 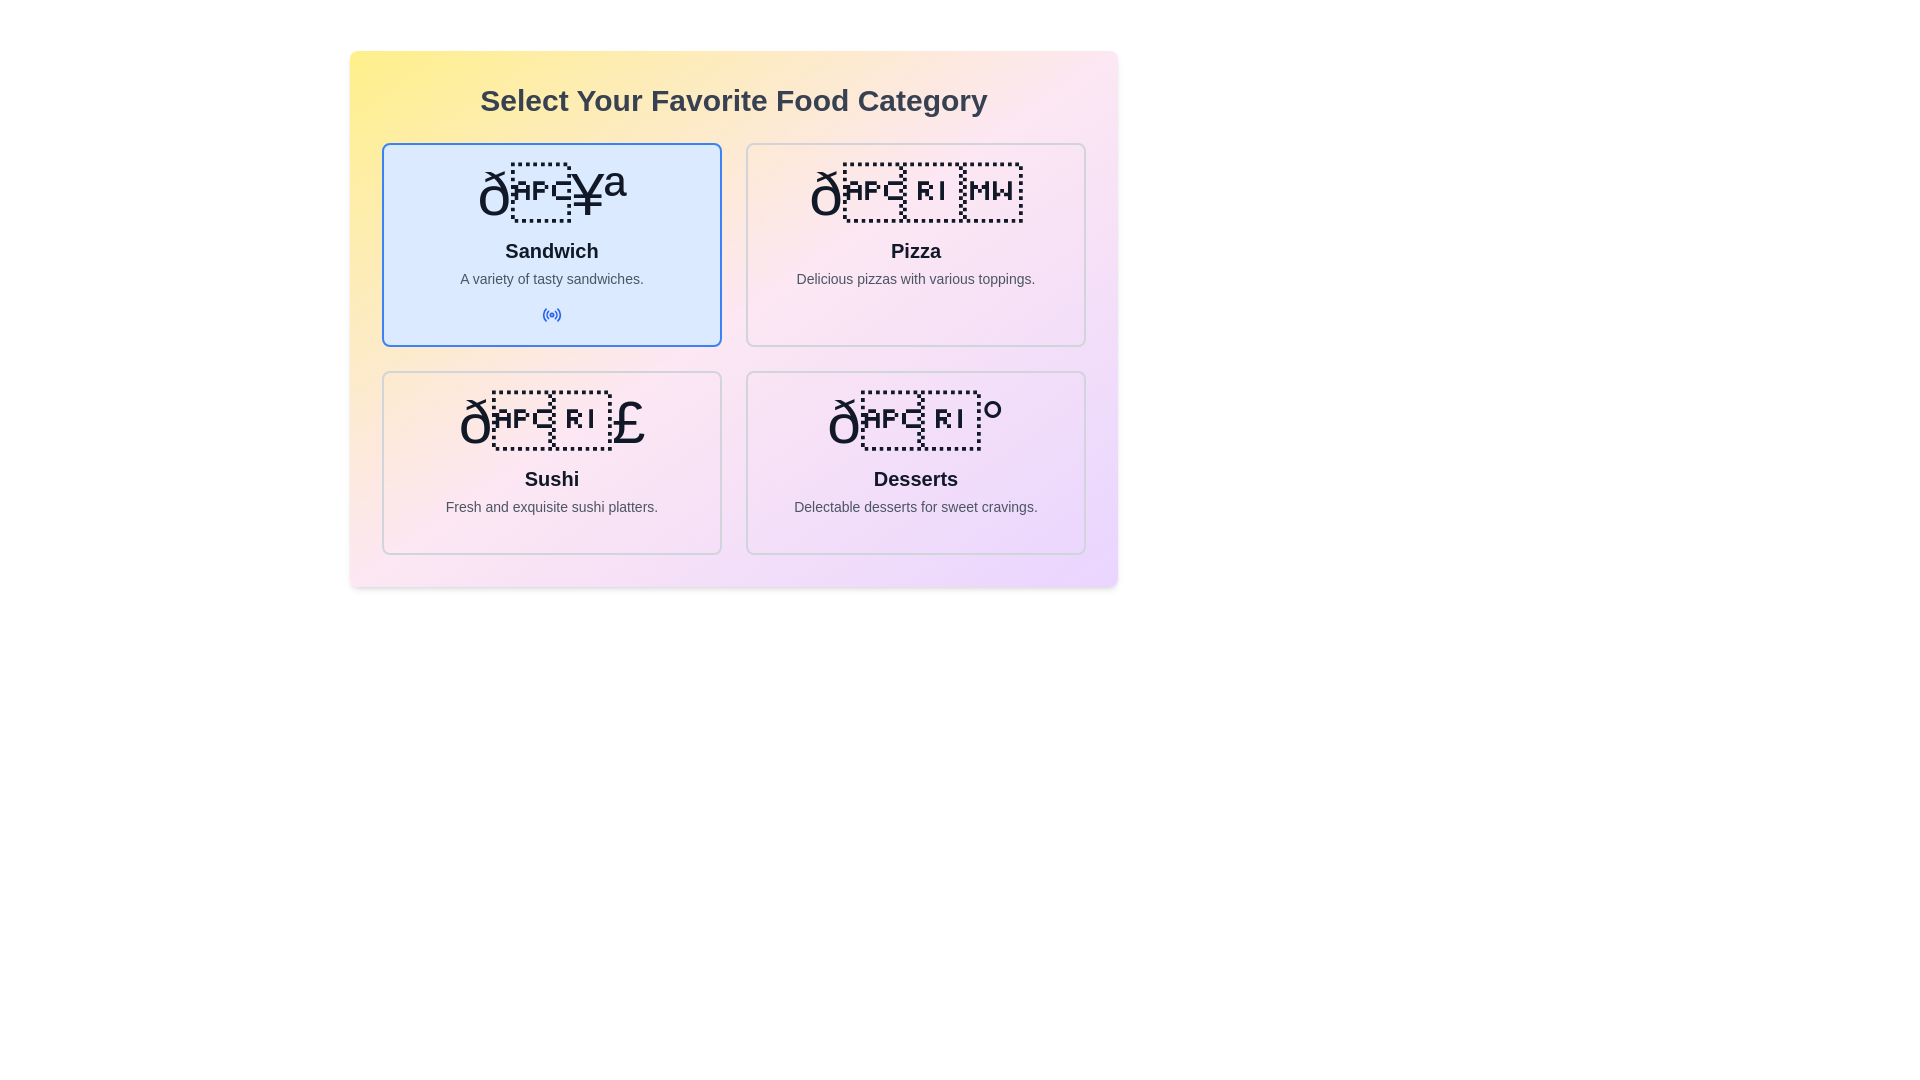 I want to click on the 'Sandwich' text label, which serves as the title for the food category card, positioned in the center of the top-left card in a grid layout, so click(x=552, y=249).